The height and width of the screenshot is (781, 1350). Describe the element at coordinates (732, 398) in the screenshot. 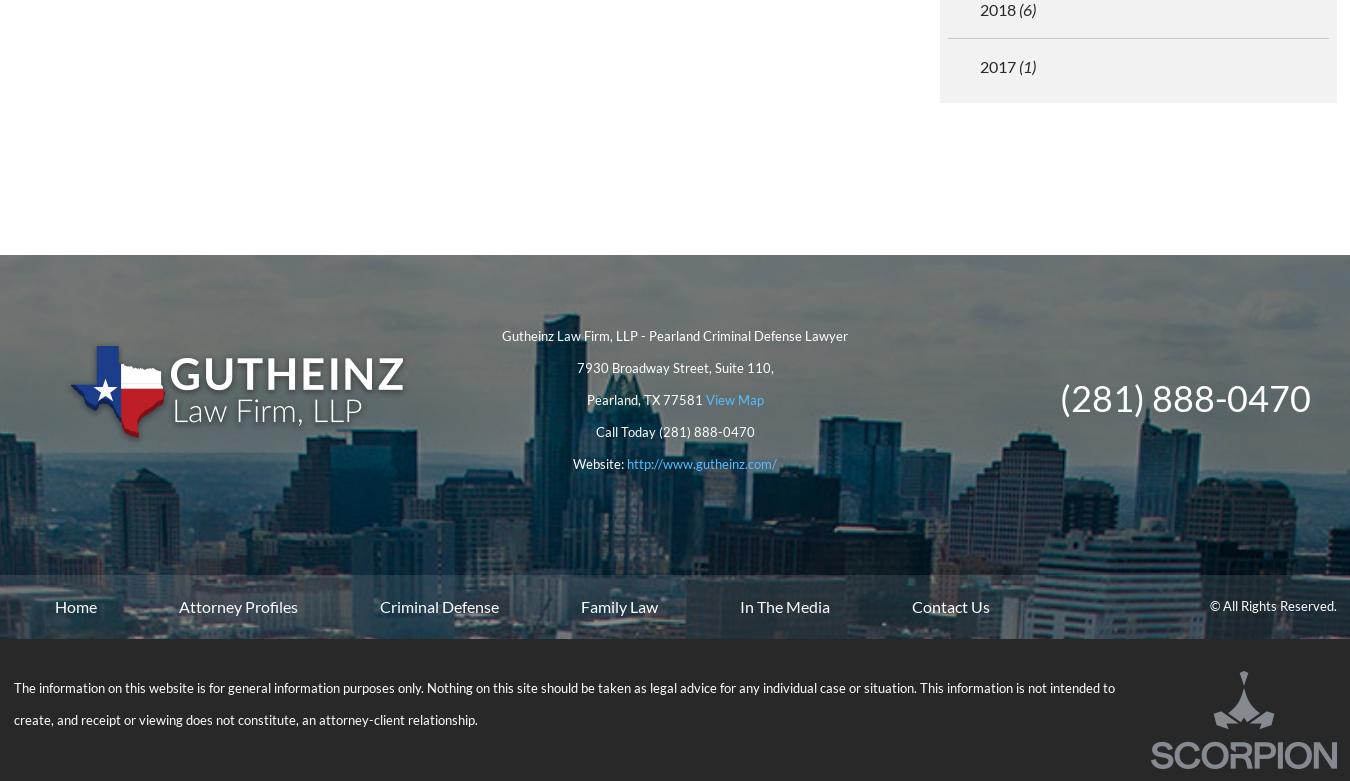

I see `'View Map'` at that location.